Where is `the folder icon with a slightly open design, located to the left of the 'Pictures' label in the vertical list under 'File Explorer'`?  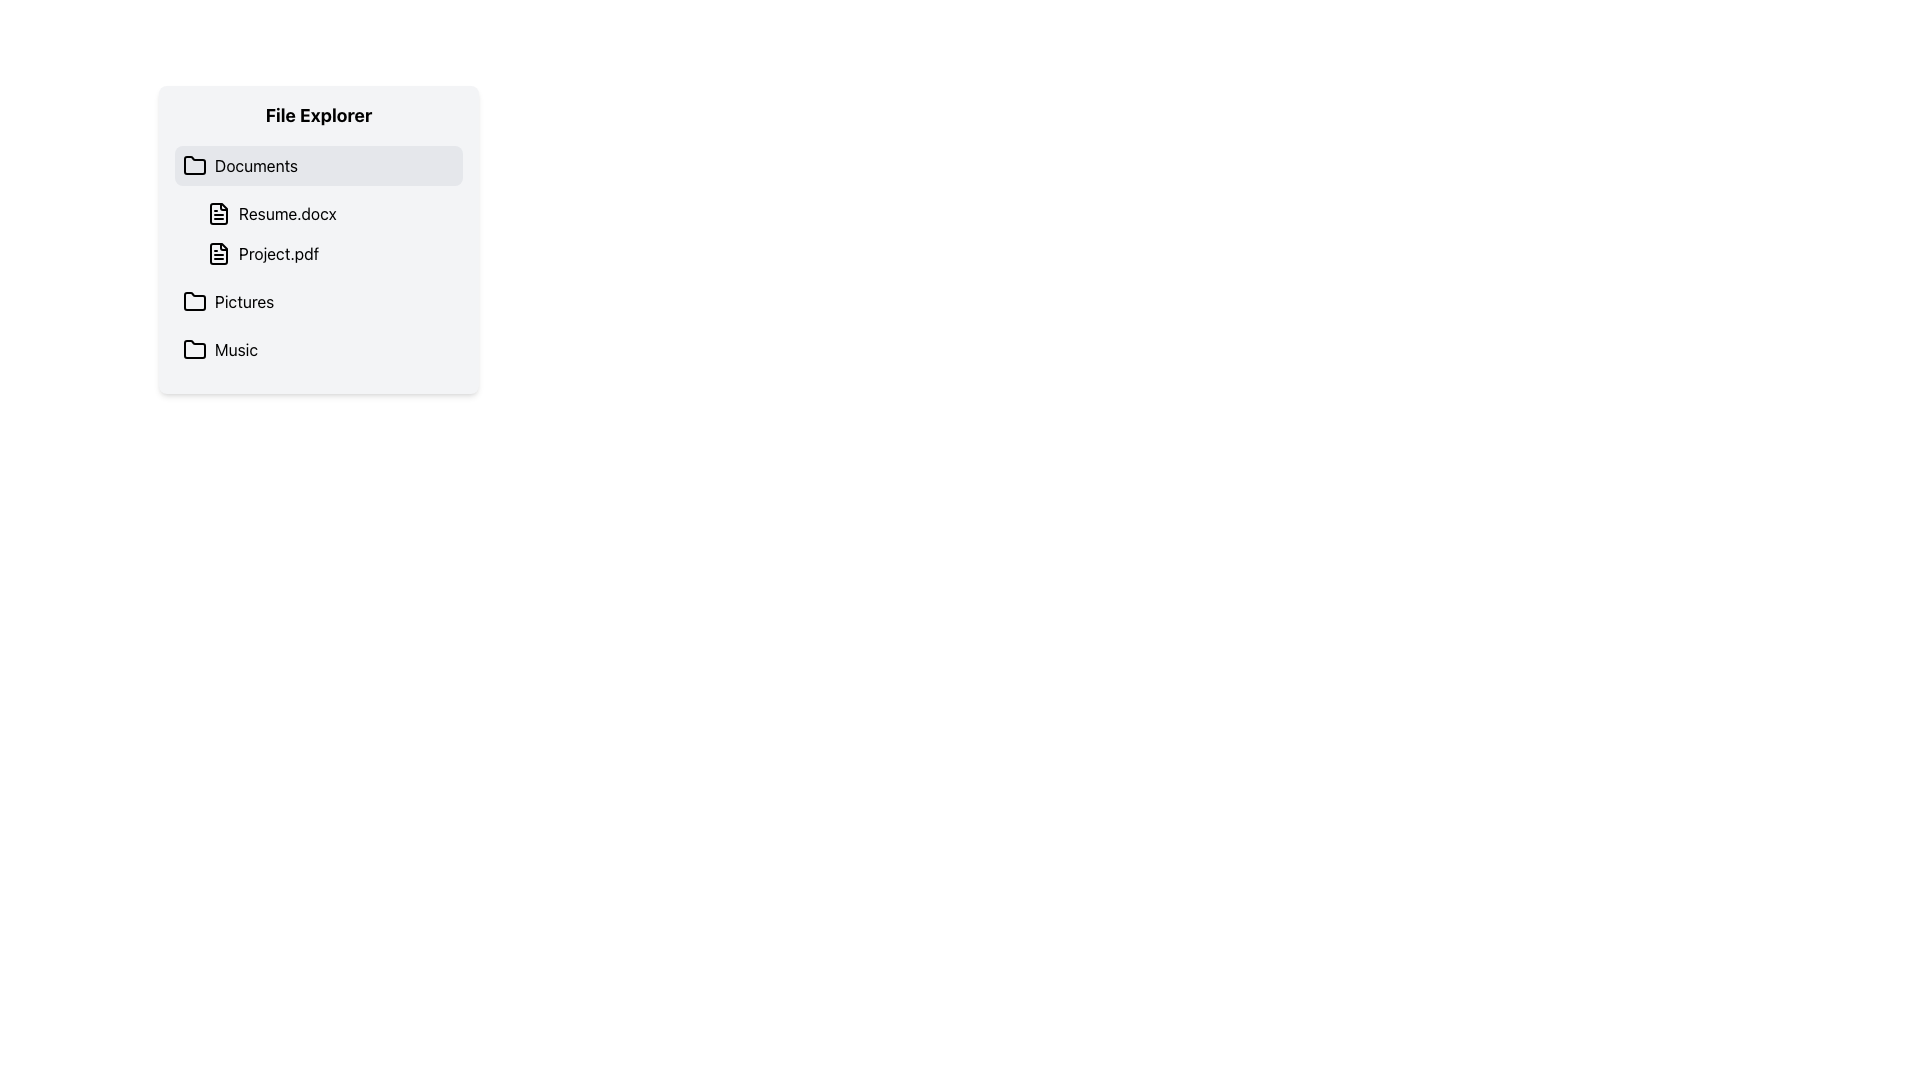 the folder icon with a slightly open design, located to the left of the 'Pictures' label in the vertical list under 'File Explorer' is located at coordinates (195, 300).